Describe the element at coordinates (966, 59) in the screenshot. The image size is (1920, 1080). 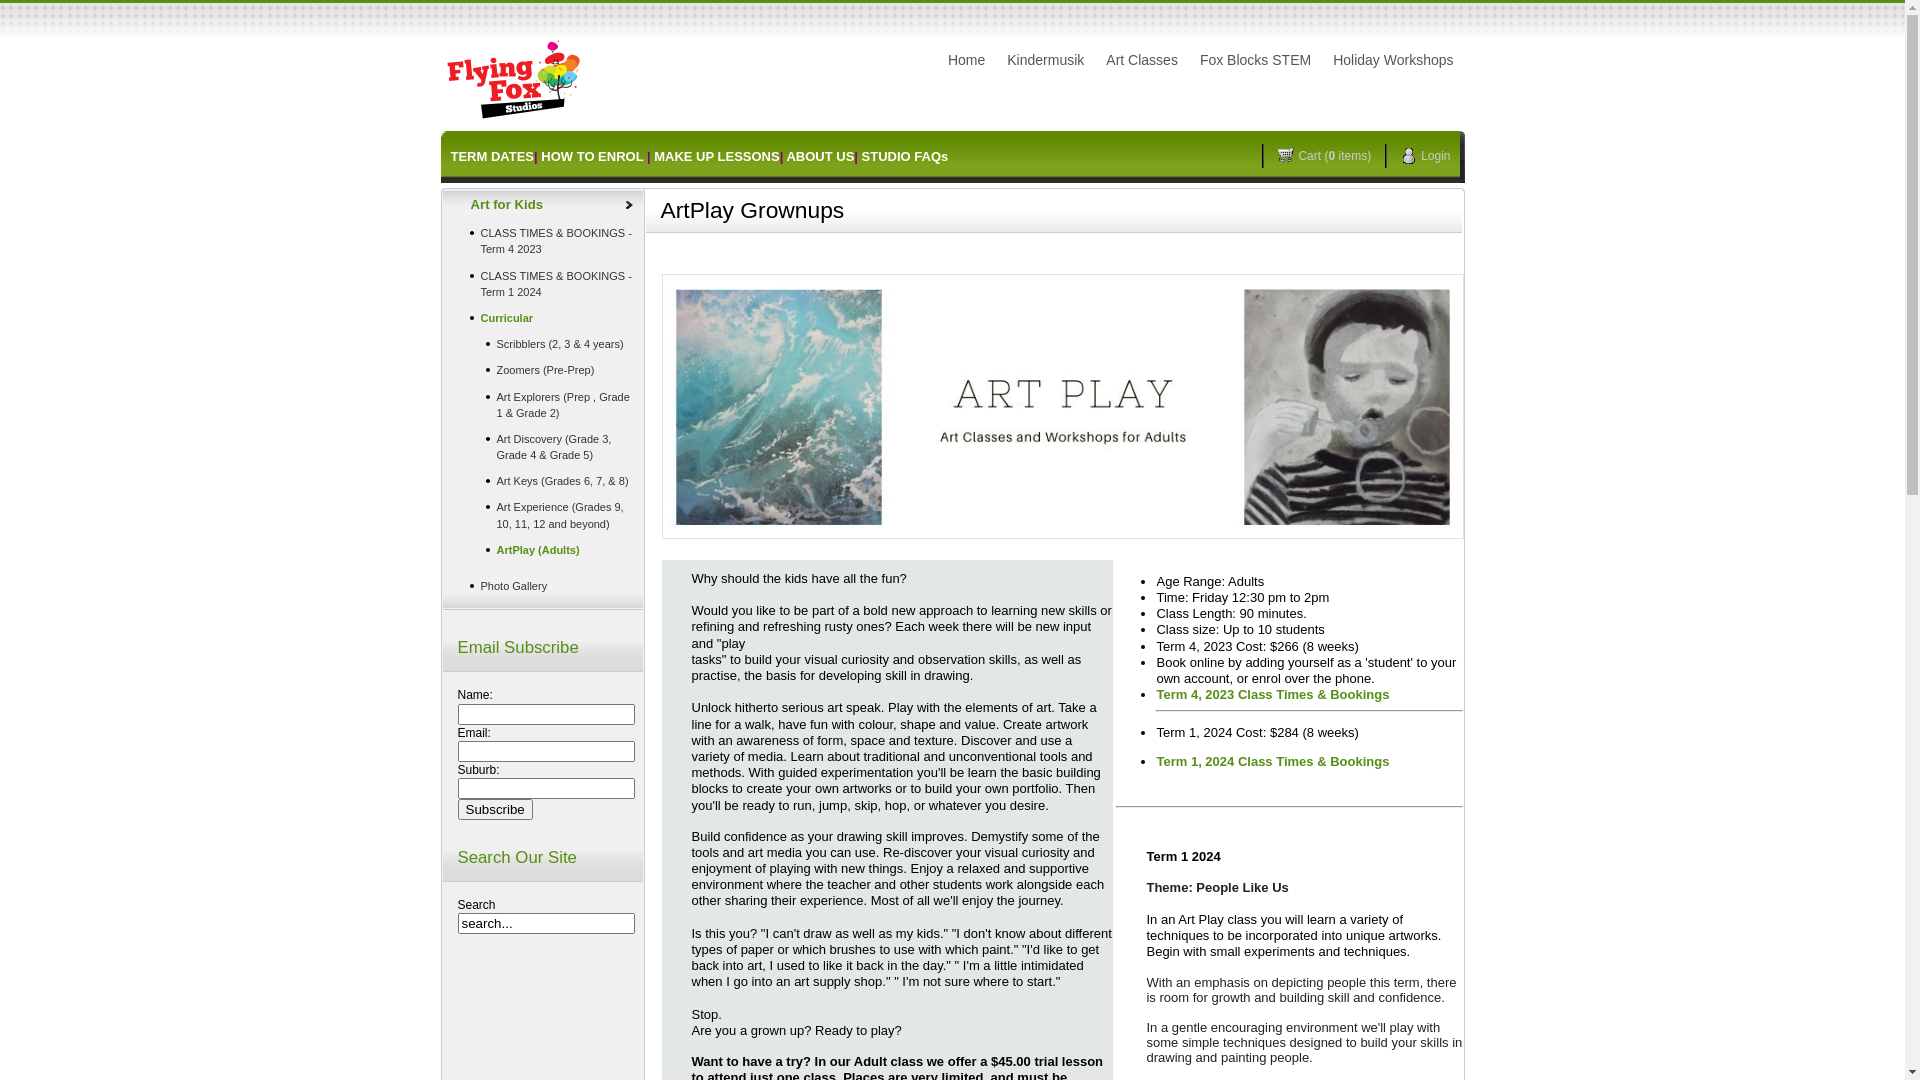
I see `'Home'` at that location.